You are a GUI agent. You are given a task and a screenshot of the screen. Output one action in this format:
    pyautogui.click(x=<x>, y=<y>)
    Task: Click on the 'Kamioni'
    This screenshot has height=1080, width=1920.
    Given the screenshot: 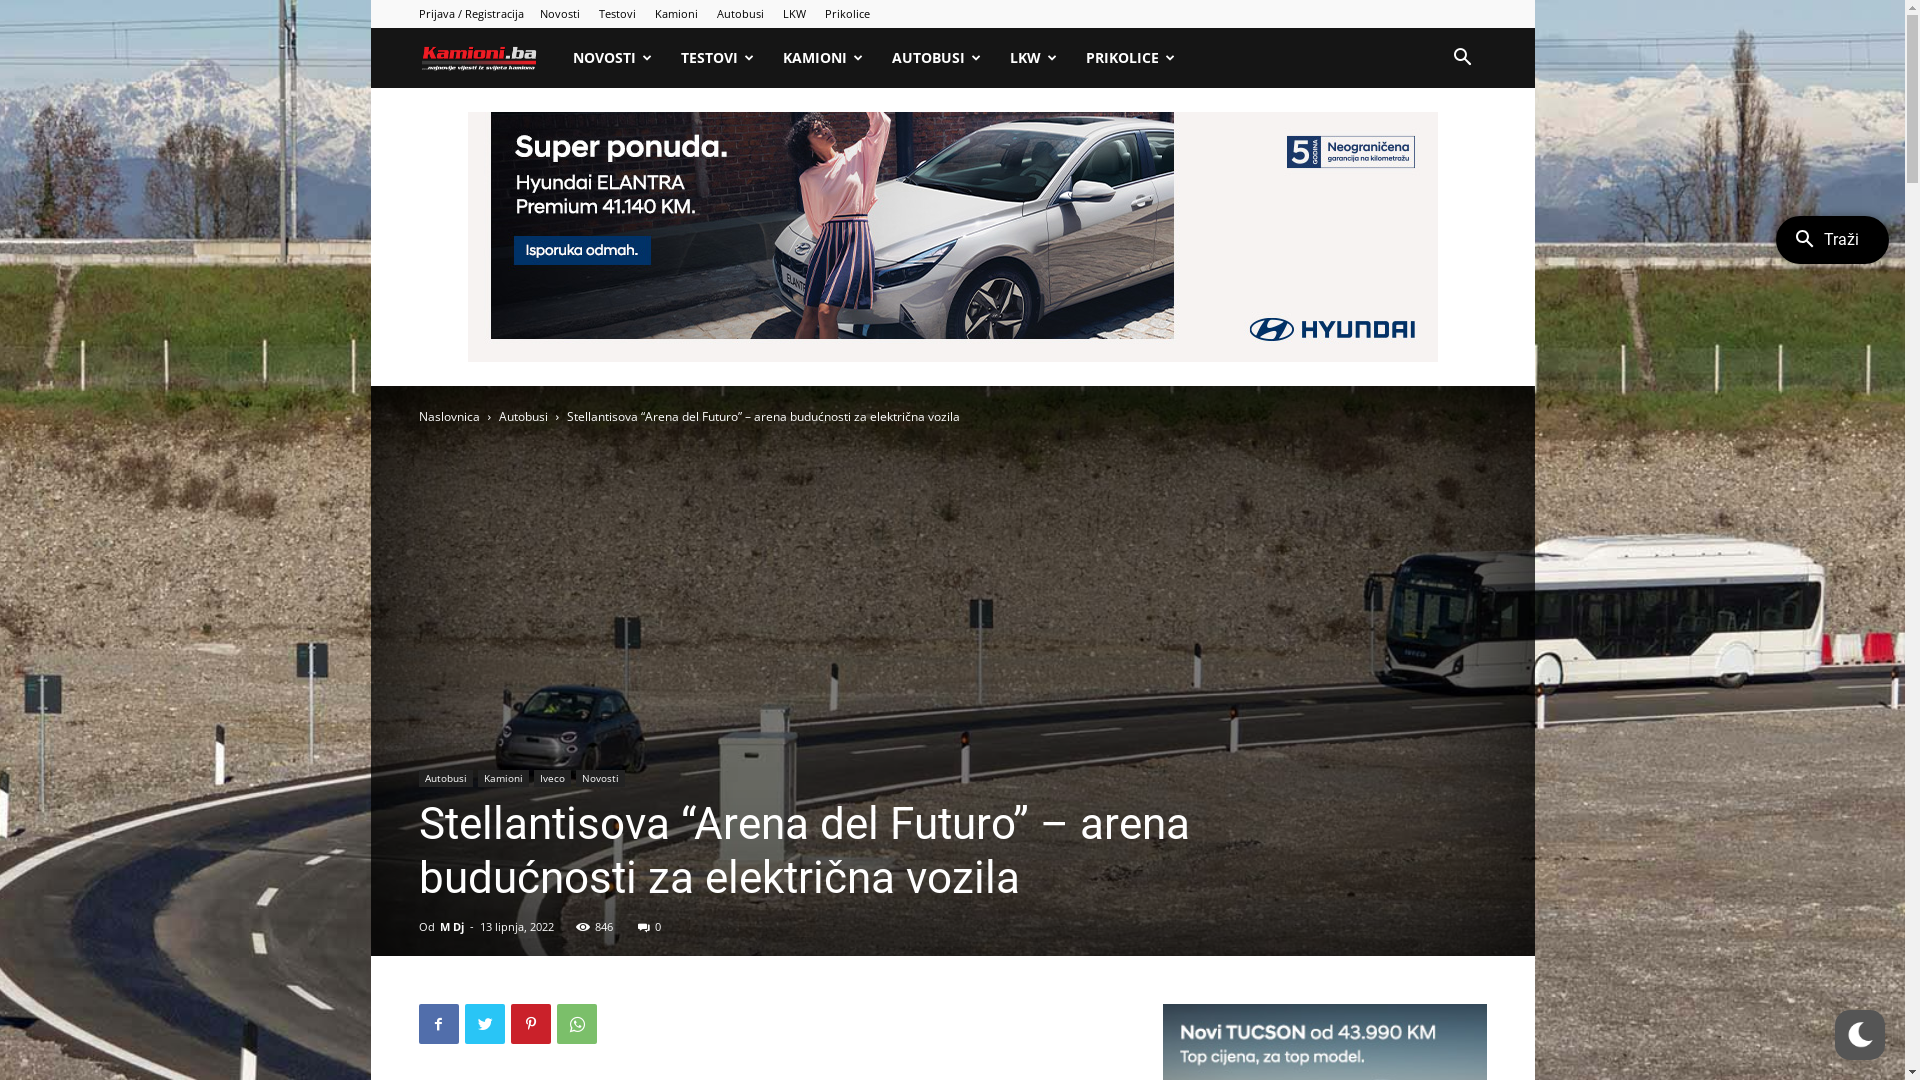 What is the action you would take?
    pyautogui.click(x=675, y=13)
    